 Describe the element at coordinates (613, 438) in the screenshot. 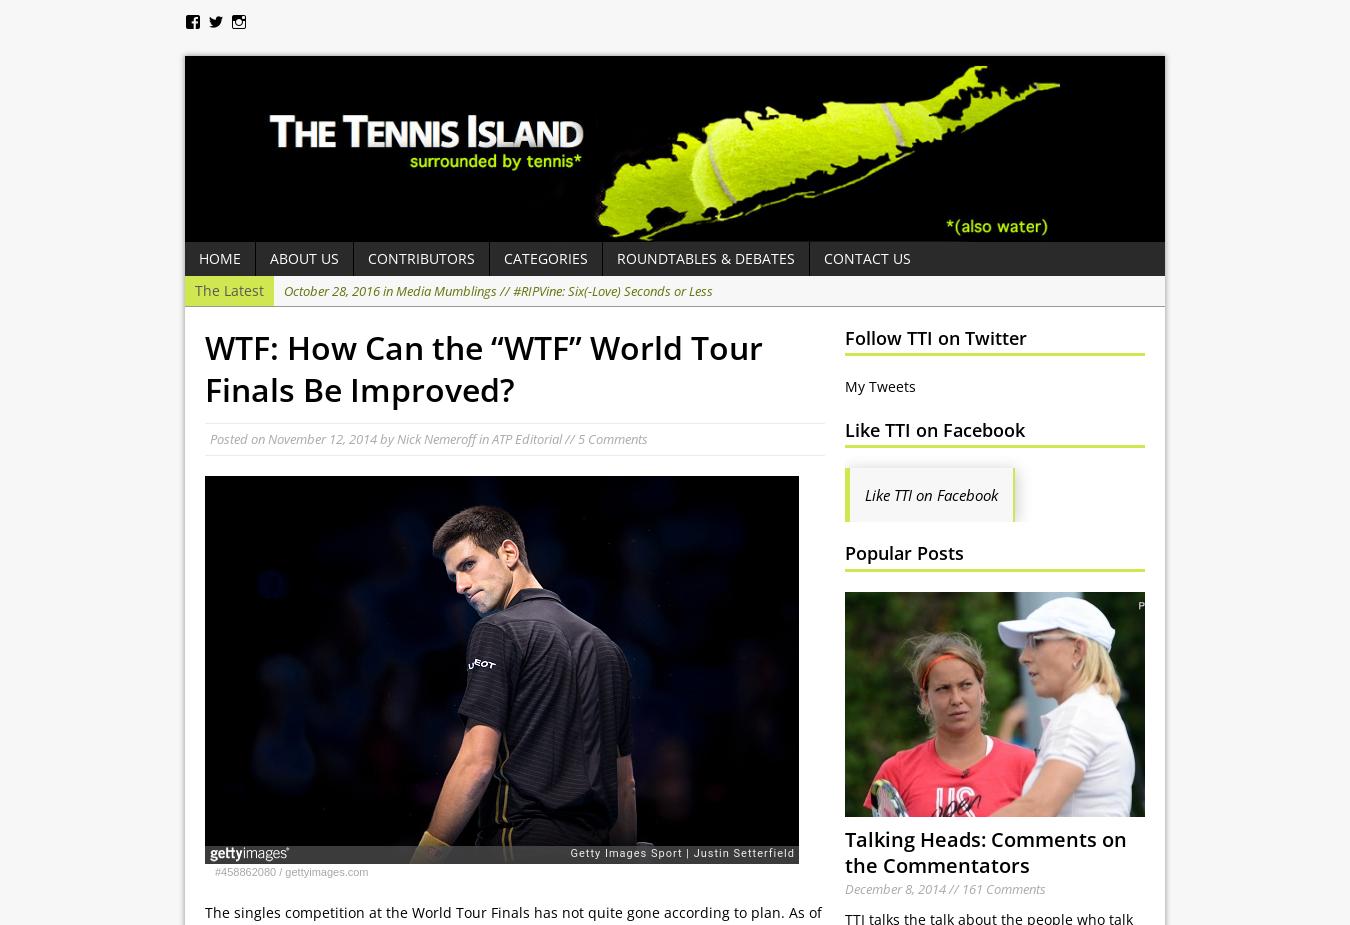

I see `'5 Comments'` at that location.